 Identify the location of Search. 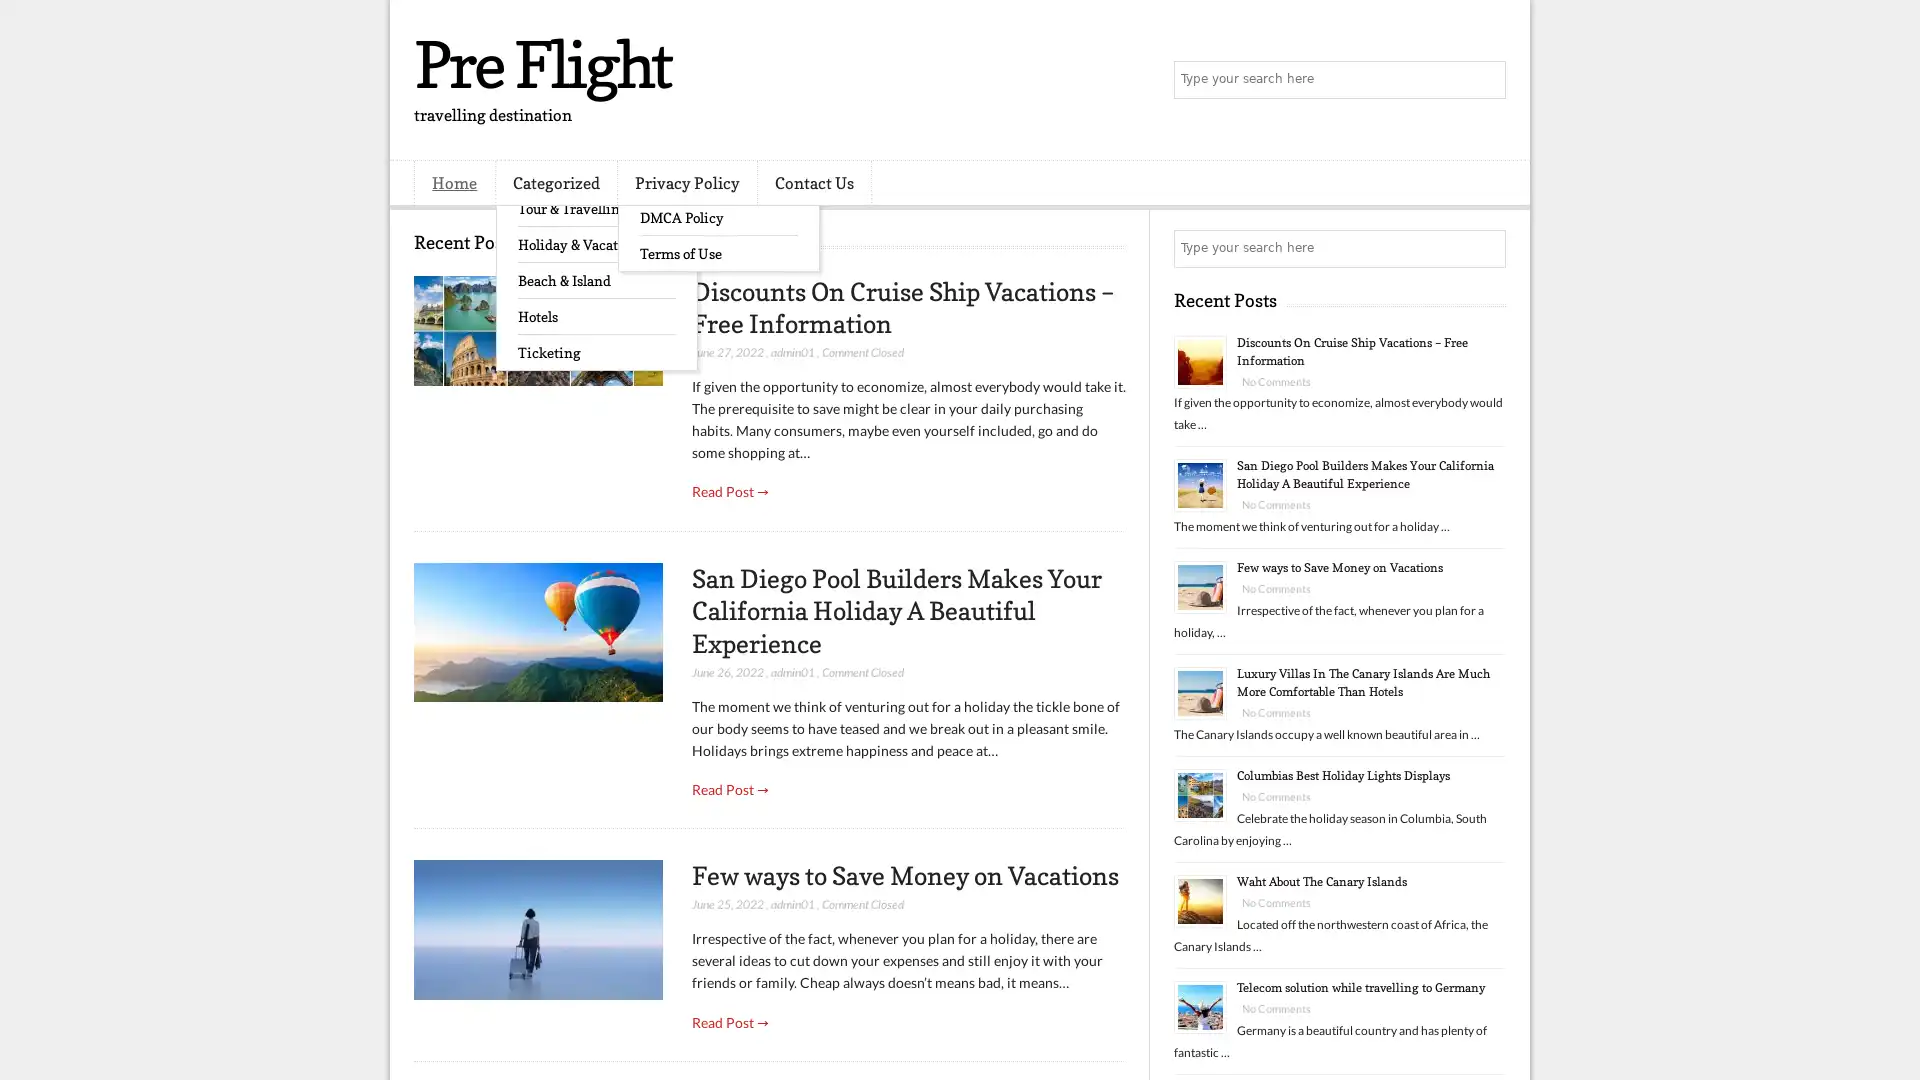
(1485, 248).